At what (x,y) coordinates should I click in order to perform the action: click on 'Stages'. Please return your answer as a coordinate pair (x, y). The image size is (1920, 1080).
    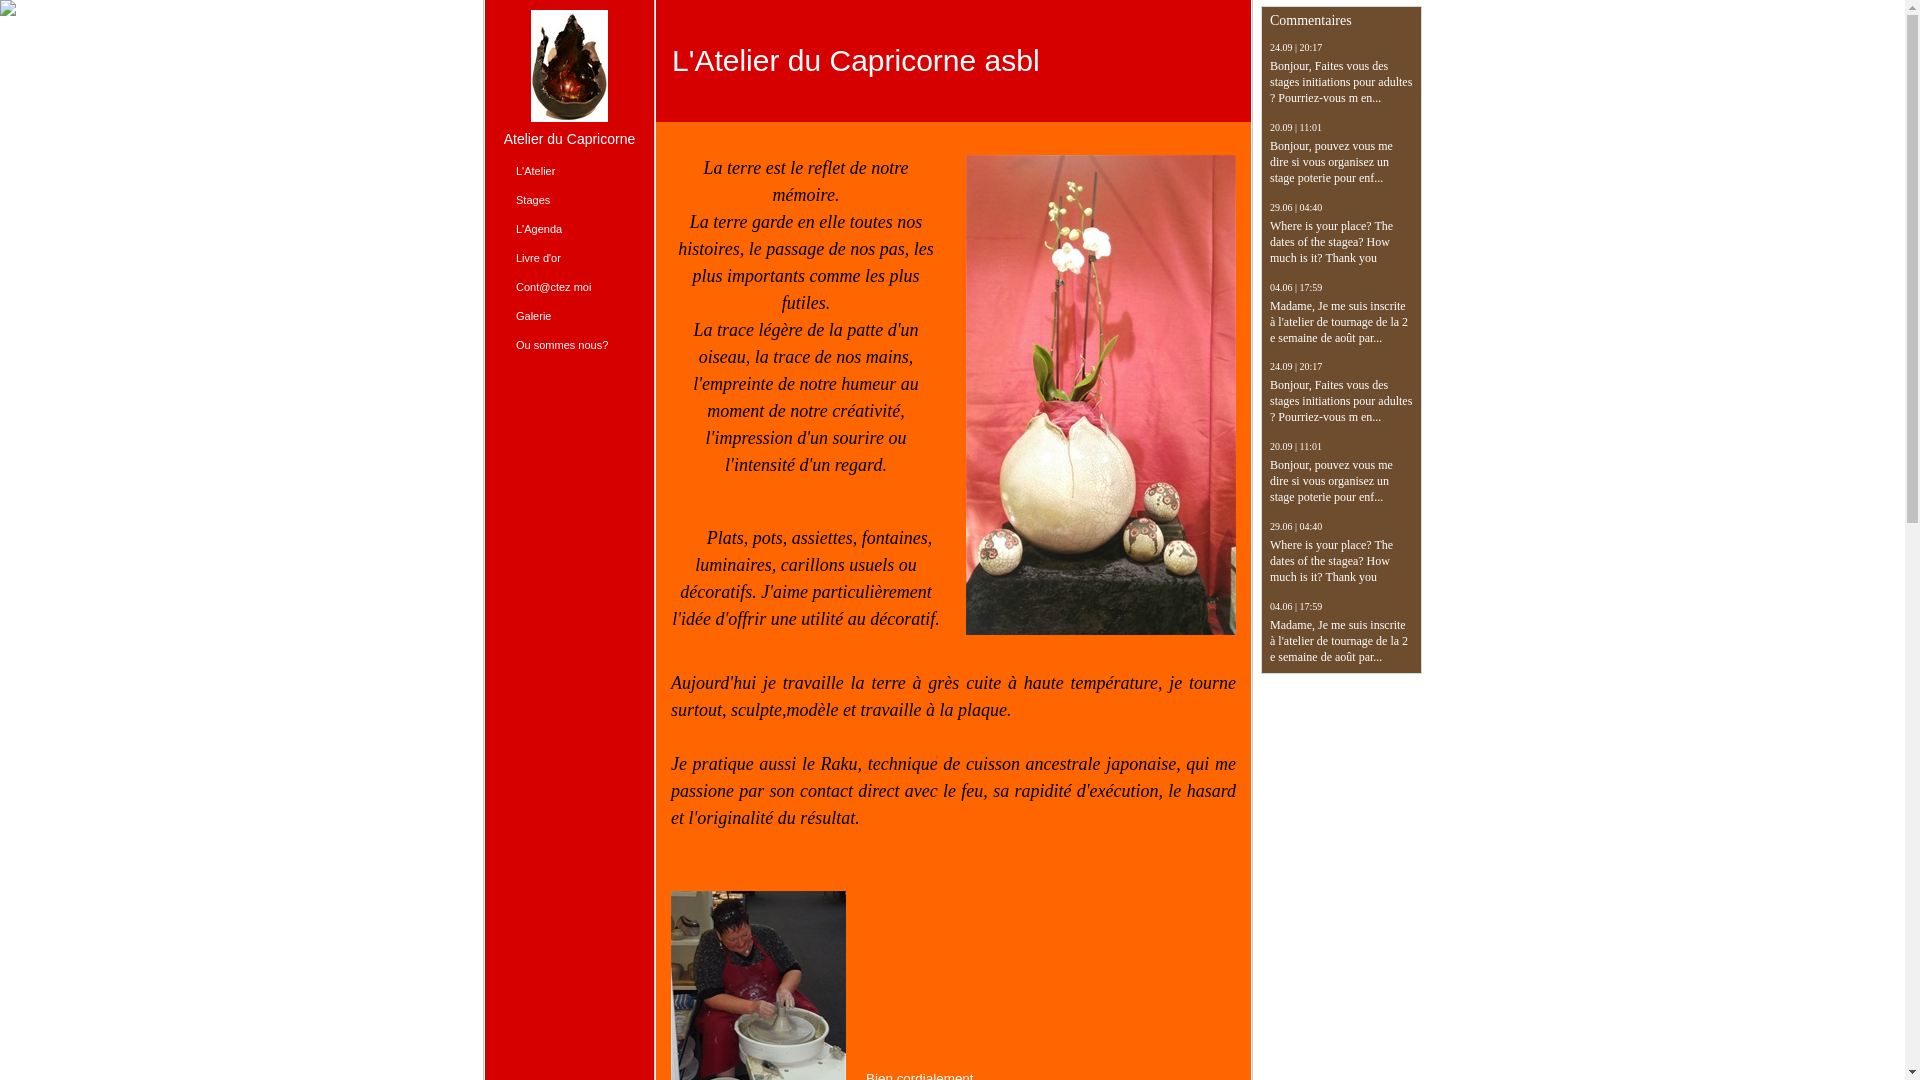
    Looking at the image, I should click on (568, 200).